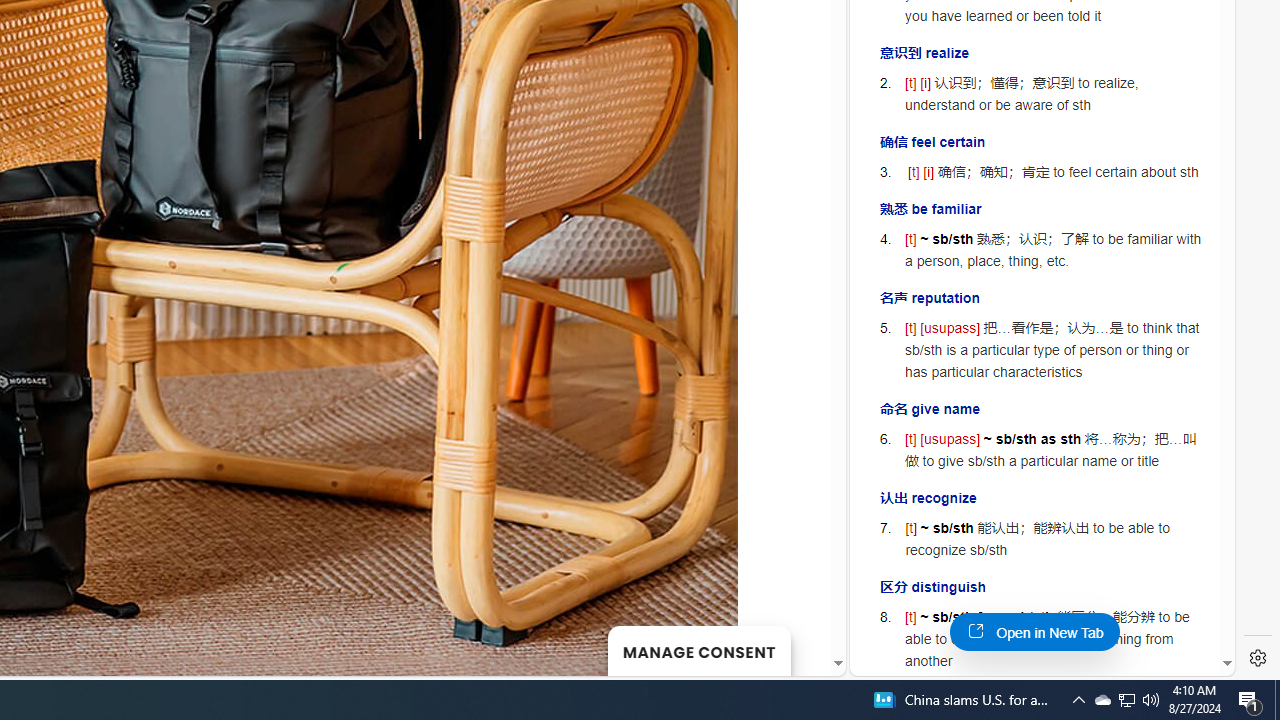 The height and width of the screenshot is (720, 1280). What do you see at coordinates (698, 650) in the screenshot?
I see `'MANAGE CONSENT'` at bounding box center [698, 650].